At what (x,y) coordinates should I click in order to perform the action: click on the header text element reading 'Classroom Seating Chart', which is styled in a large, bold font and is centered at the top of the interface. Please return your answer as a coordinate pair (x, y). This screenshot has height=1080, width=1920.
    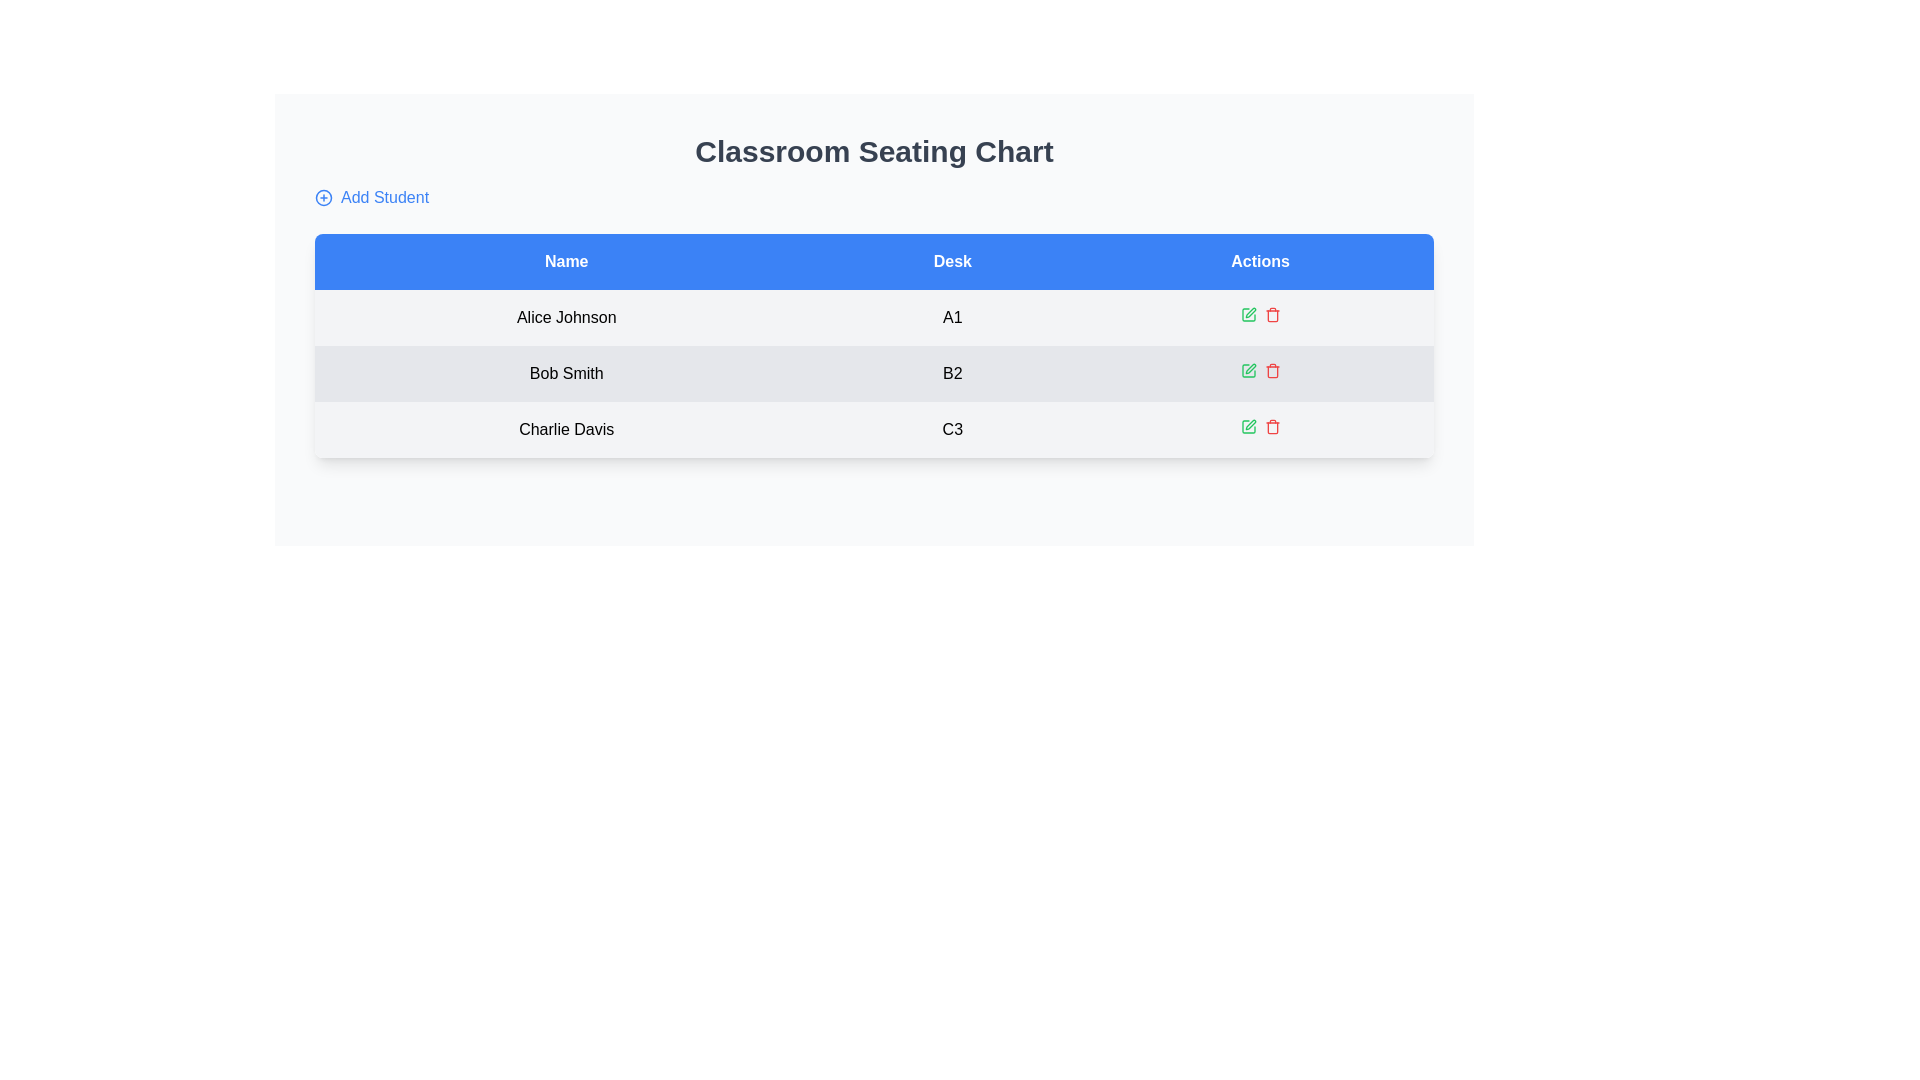
    Looking at the image, I should click on (874, 171).